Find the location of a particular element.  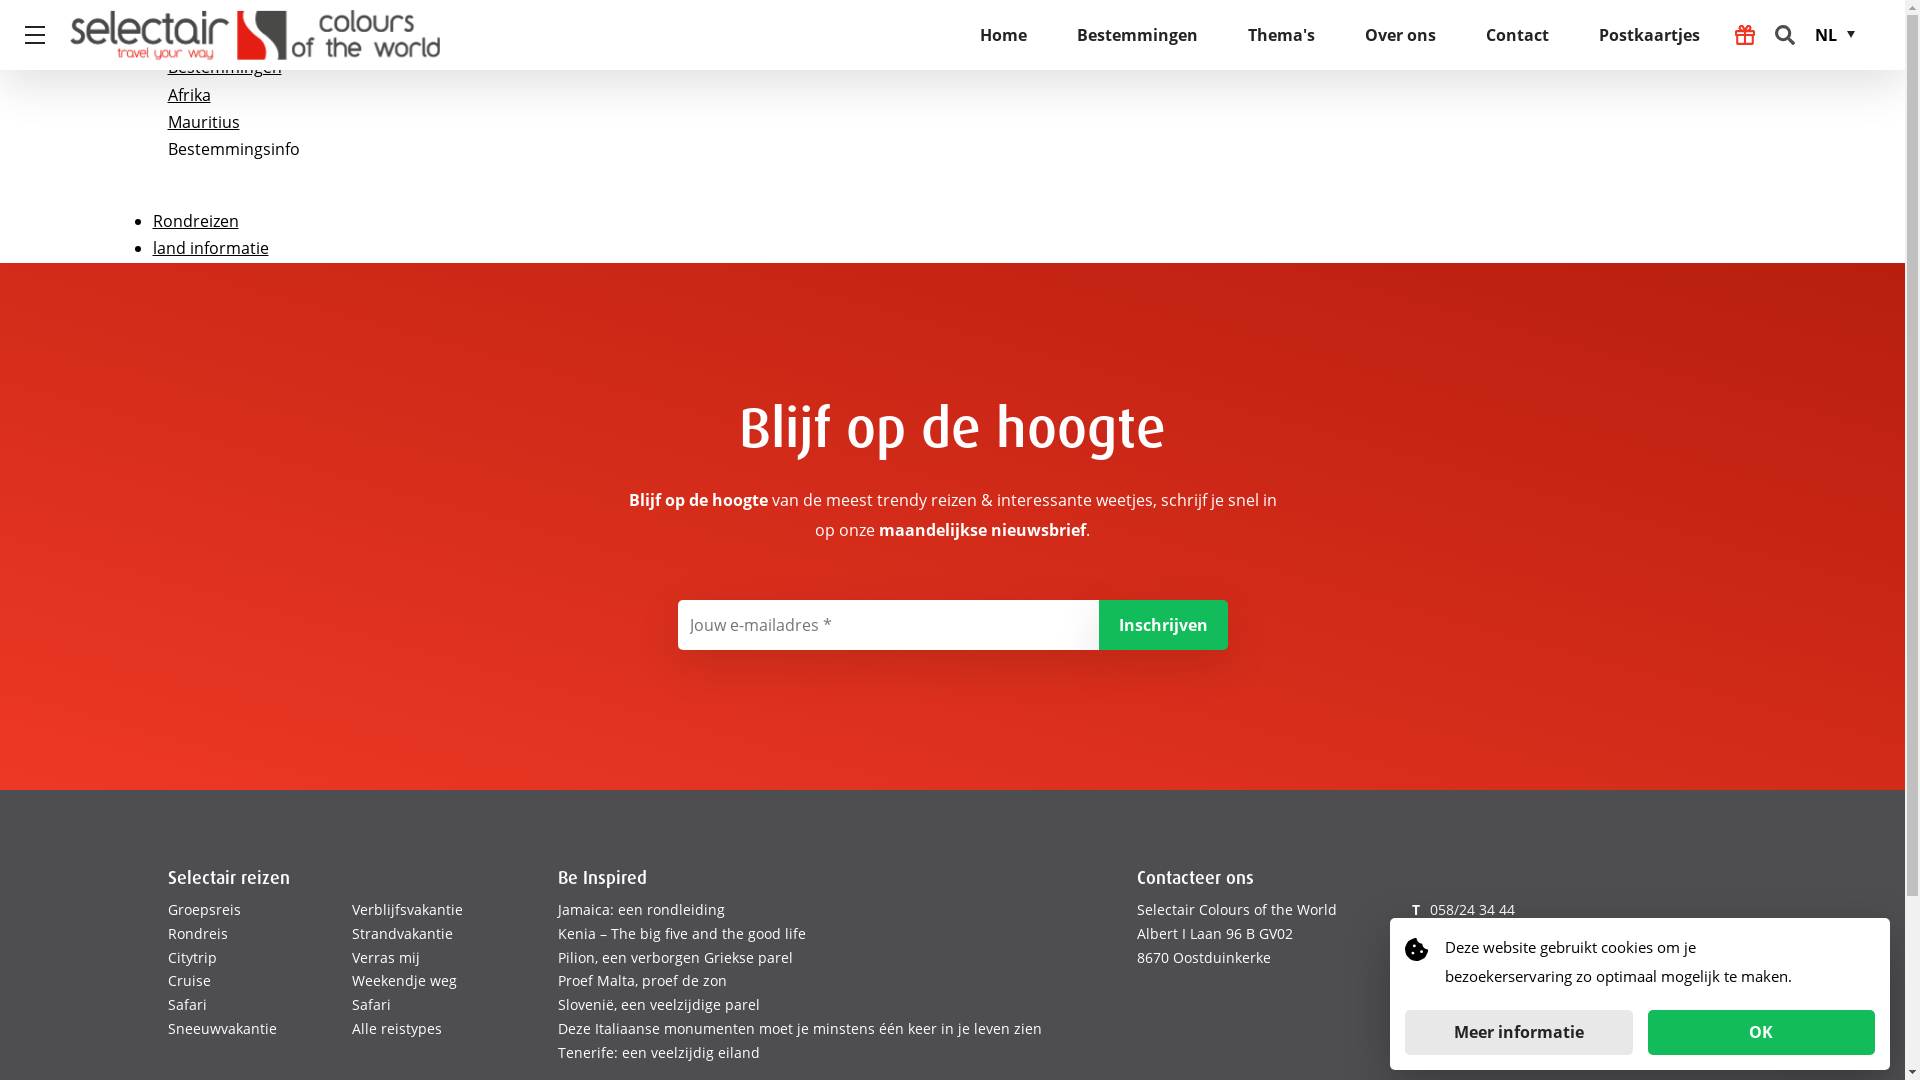

'Strandvakantie' is located at coordinates (401, 933).